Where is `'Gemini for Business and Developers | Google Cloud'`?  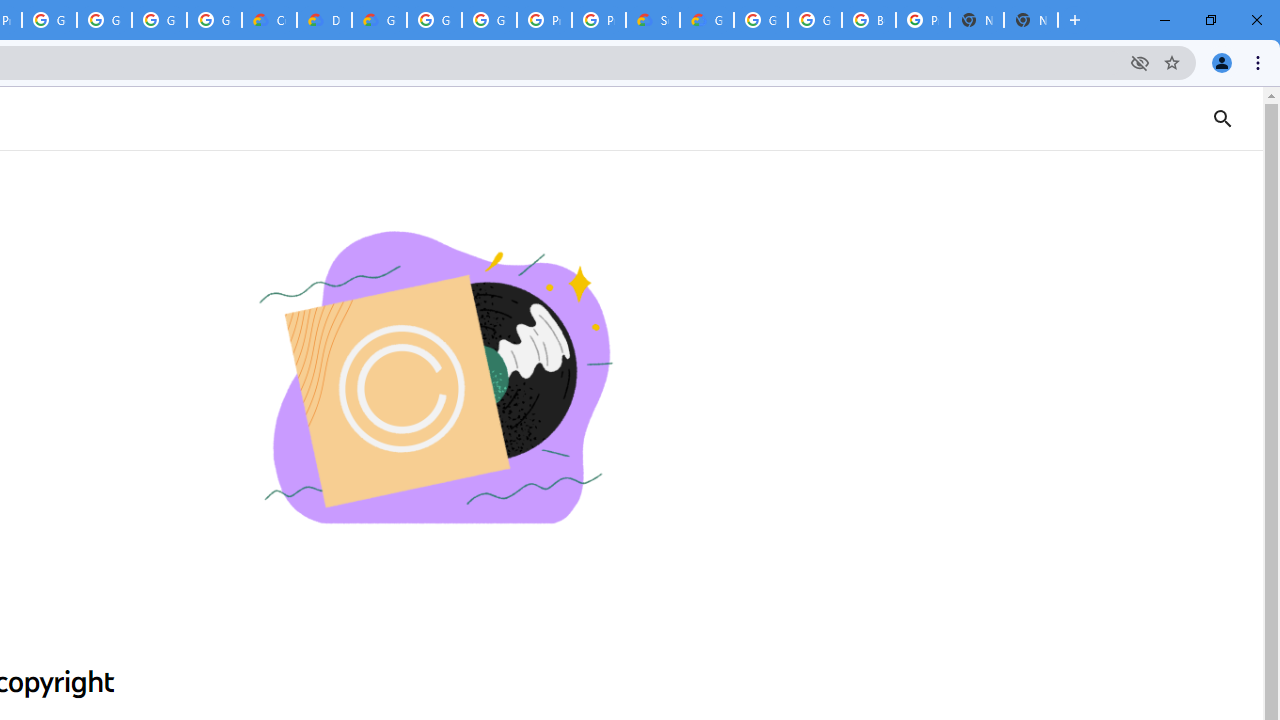
'Gemini for Business and Developers | Google Cloud' is located at coordinates (379, 20).